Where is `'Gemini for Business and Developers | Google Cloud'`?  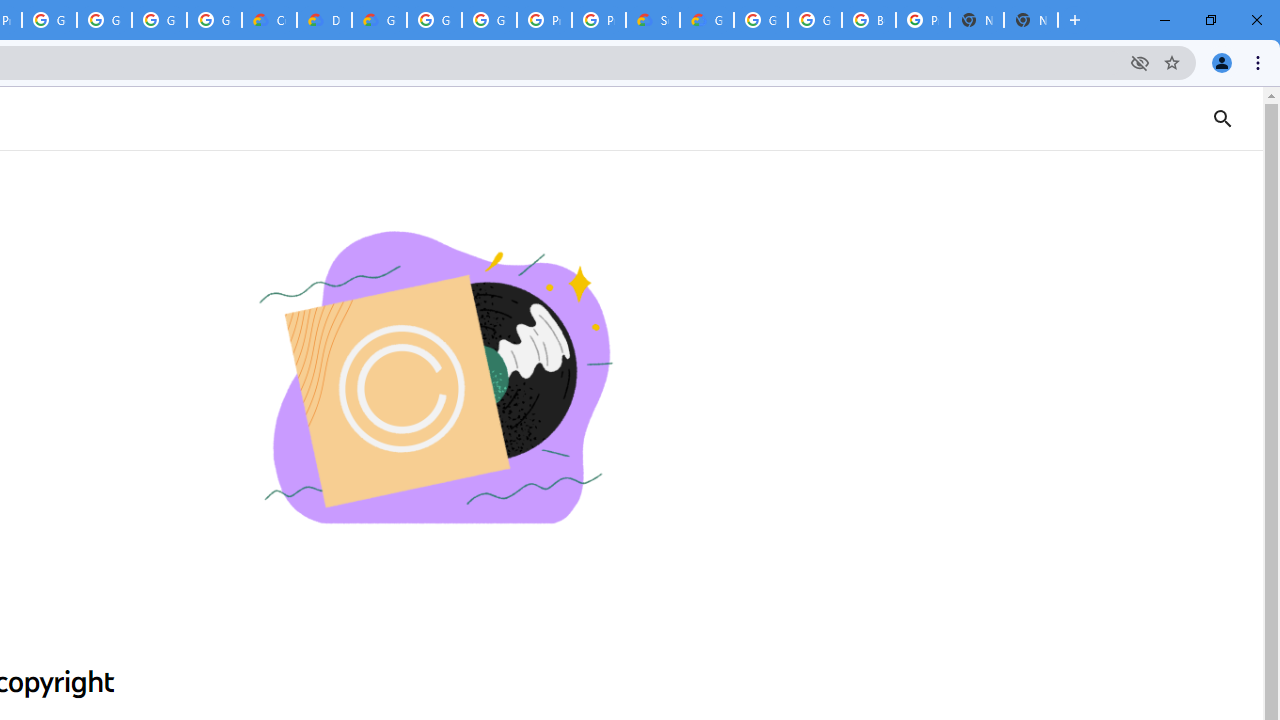
'Gemini for Business and Developers | Google Cloud' is located at coordinates (379, 20).